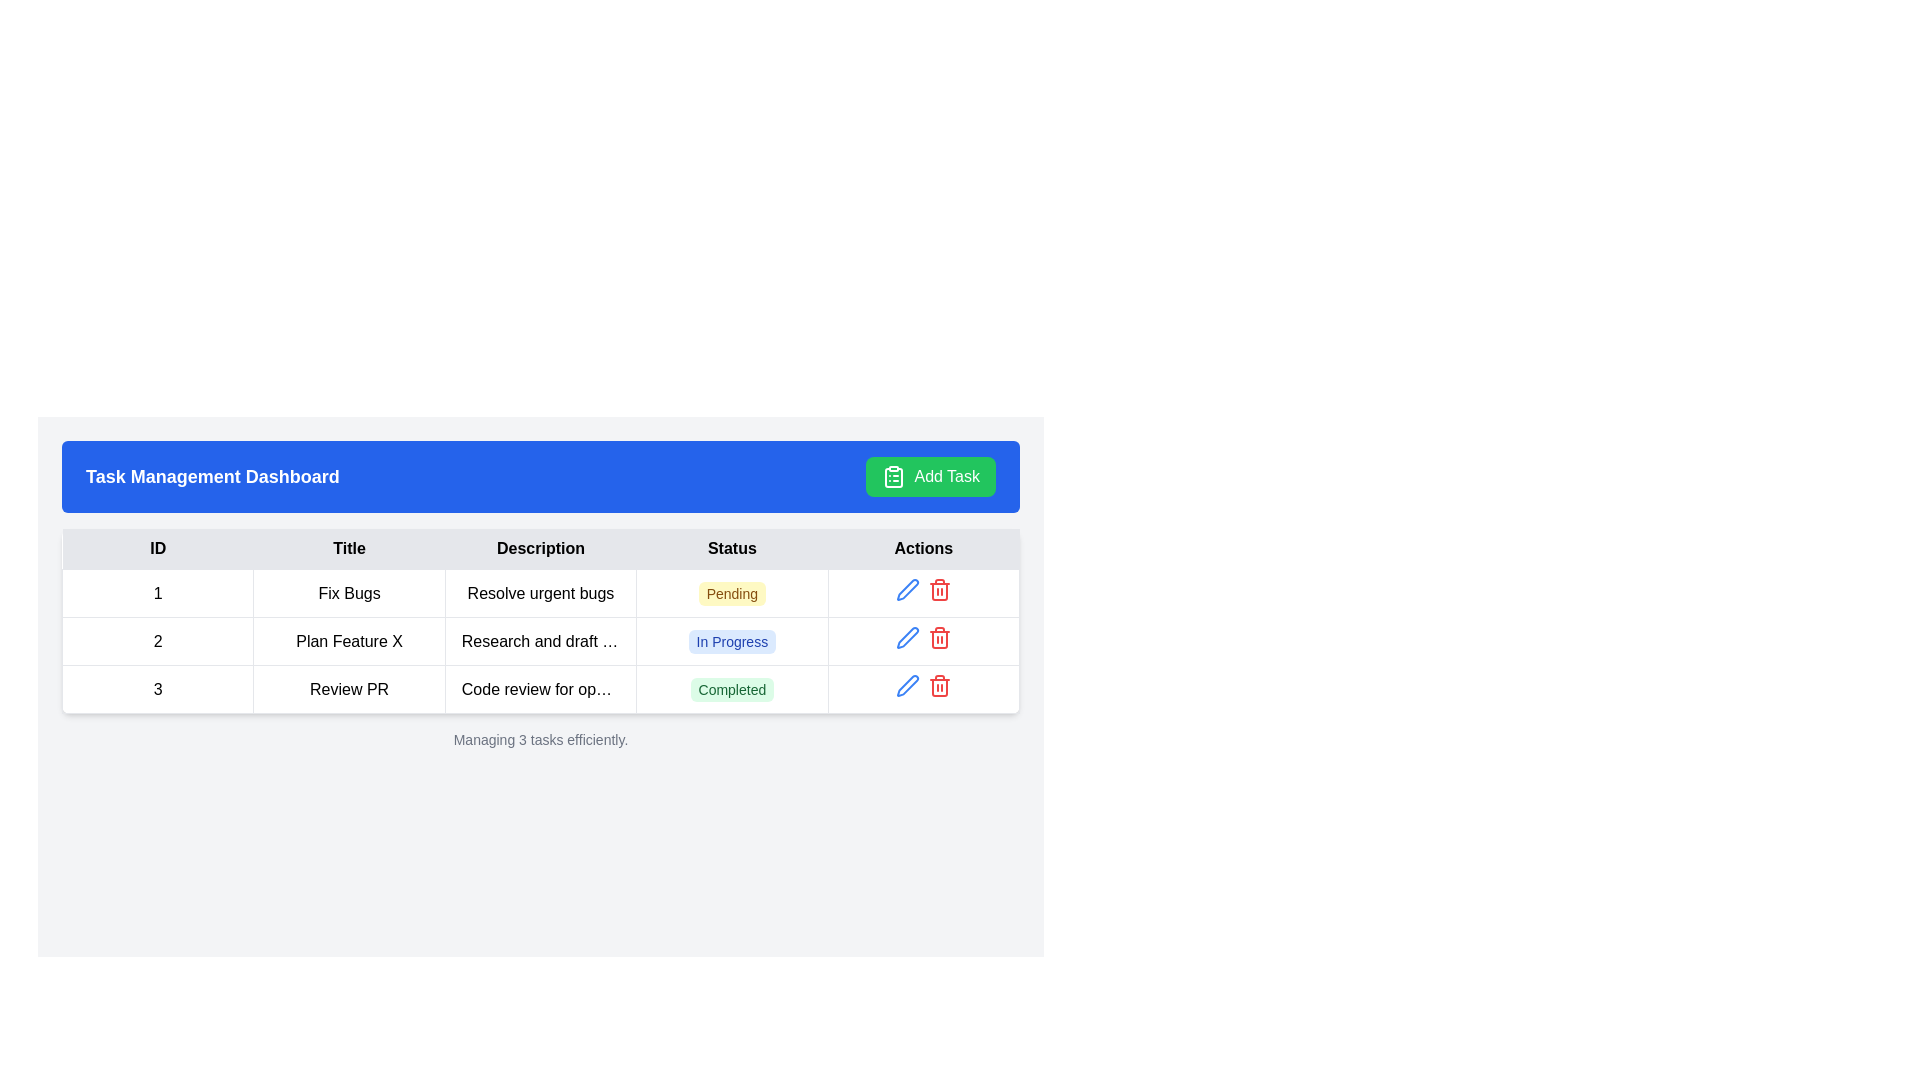  What do you see at coordinates (349, 549) in the screenshot?
I see `text from the 'Title' text label, which is in the second column of the table header with a light gray background` at bounding box center [349, 549].